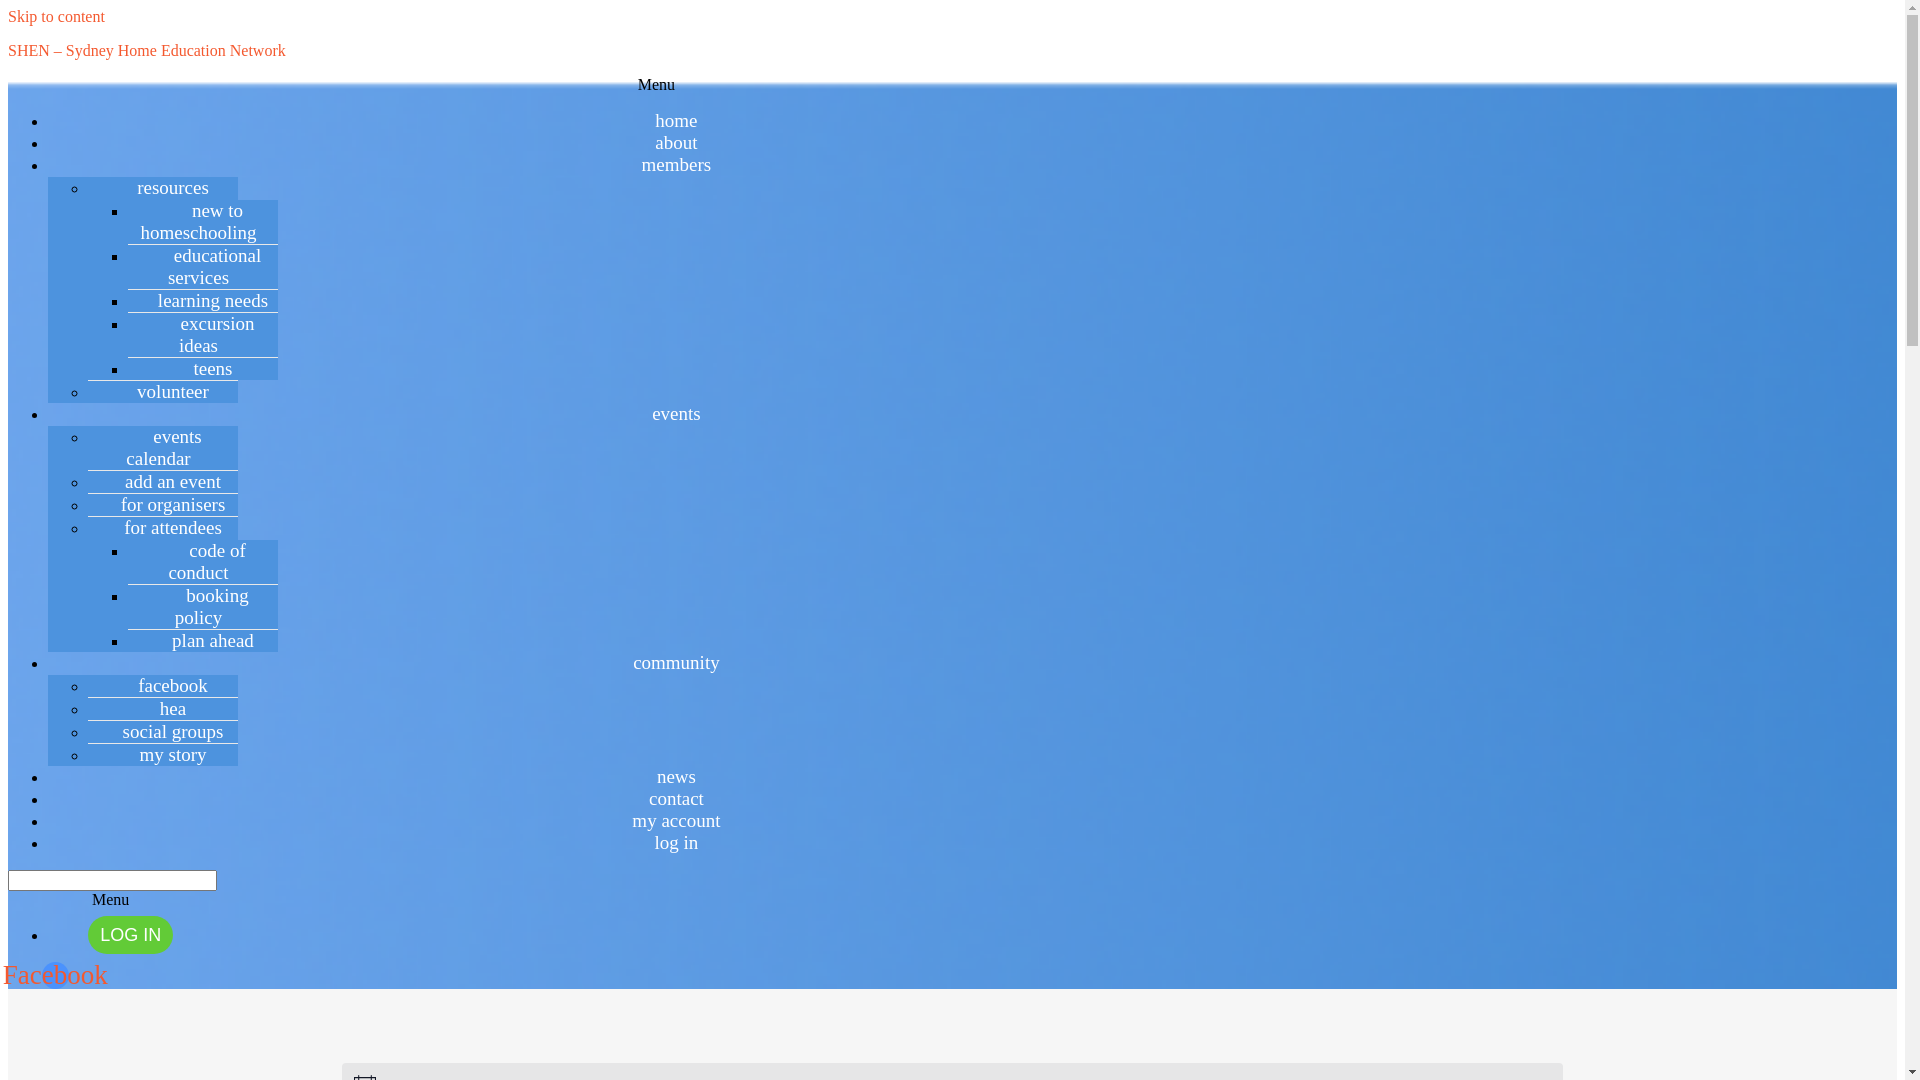  Describe the element at coordinates (163, 391) in the screenshot. I see `'volunteer'` at that location.